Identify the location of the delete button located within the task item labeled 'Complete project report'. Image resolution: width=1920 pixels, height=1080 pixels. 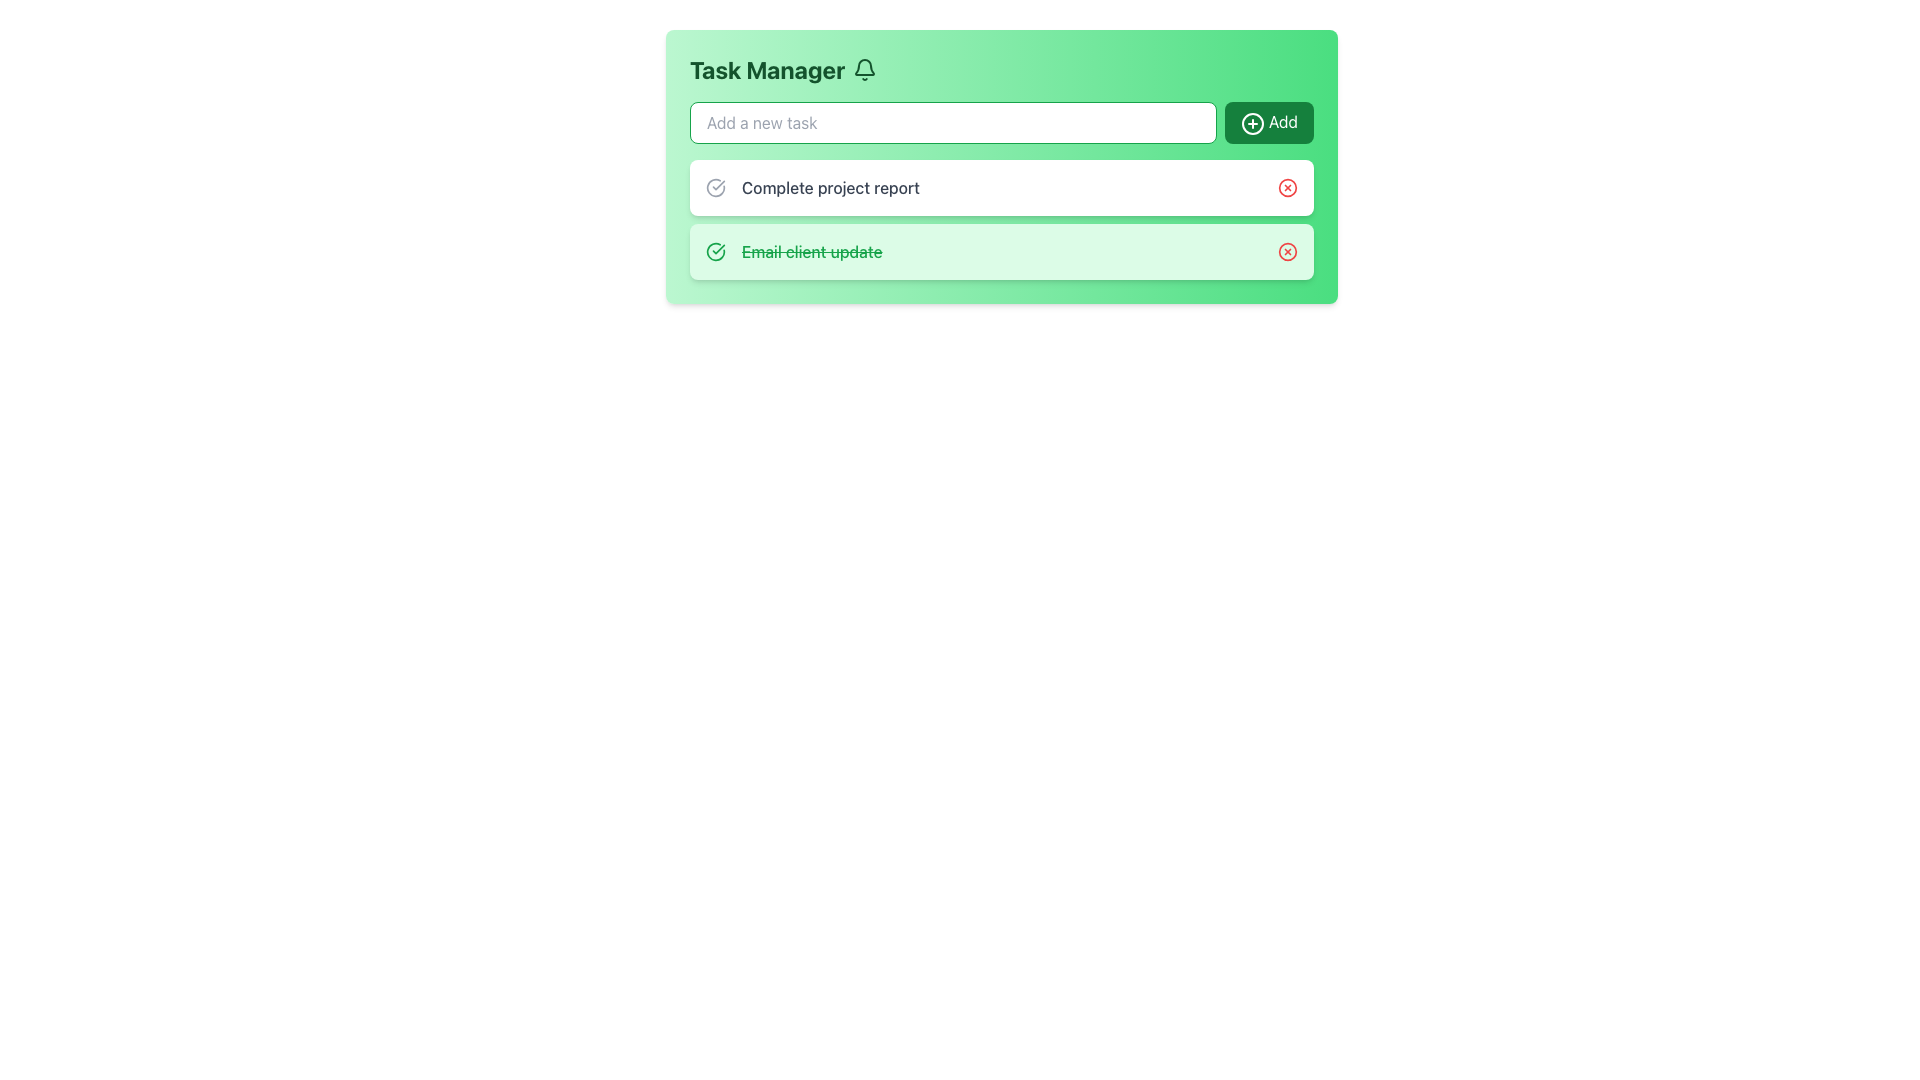
(1287, 188).